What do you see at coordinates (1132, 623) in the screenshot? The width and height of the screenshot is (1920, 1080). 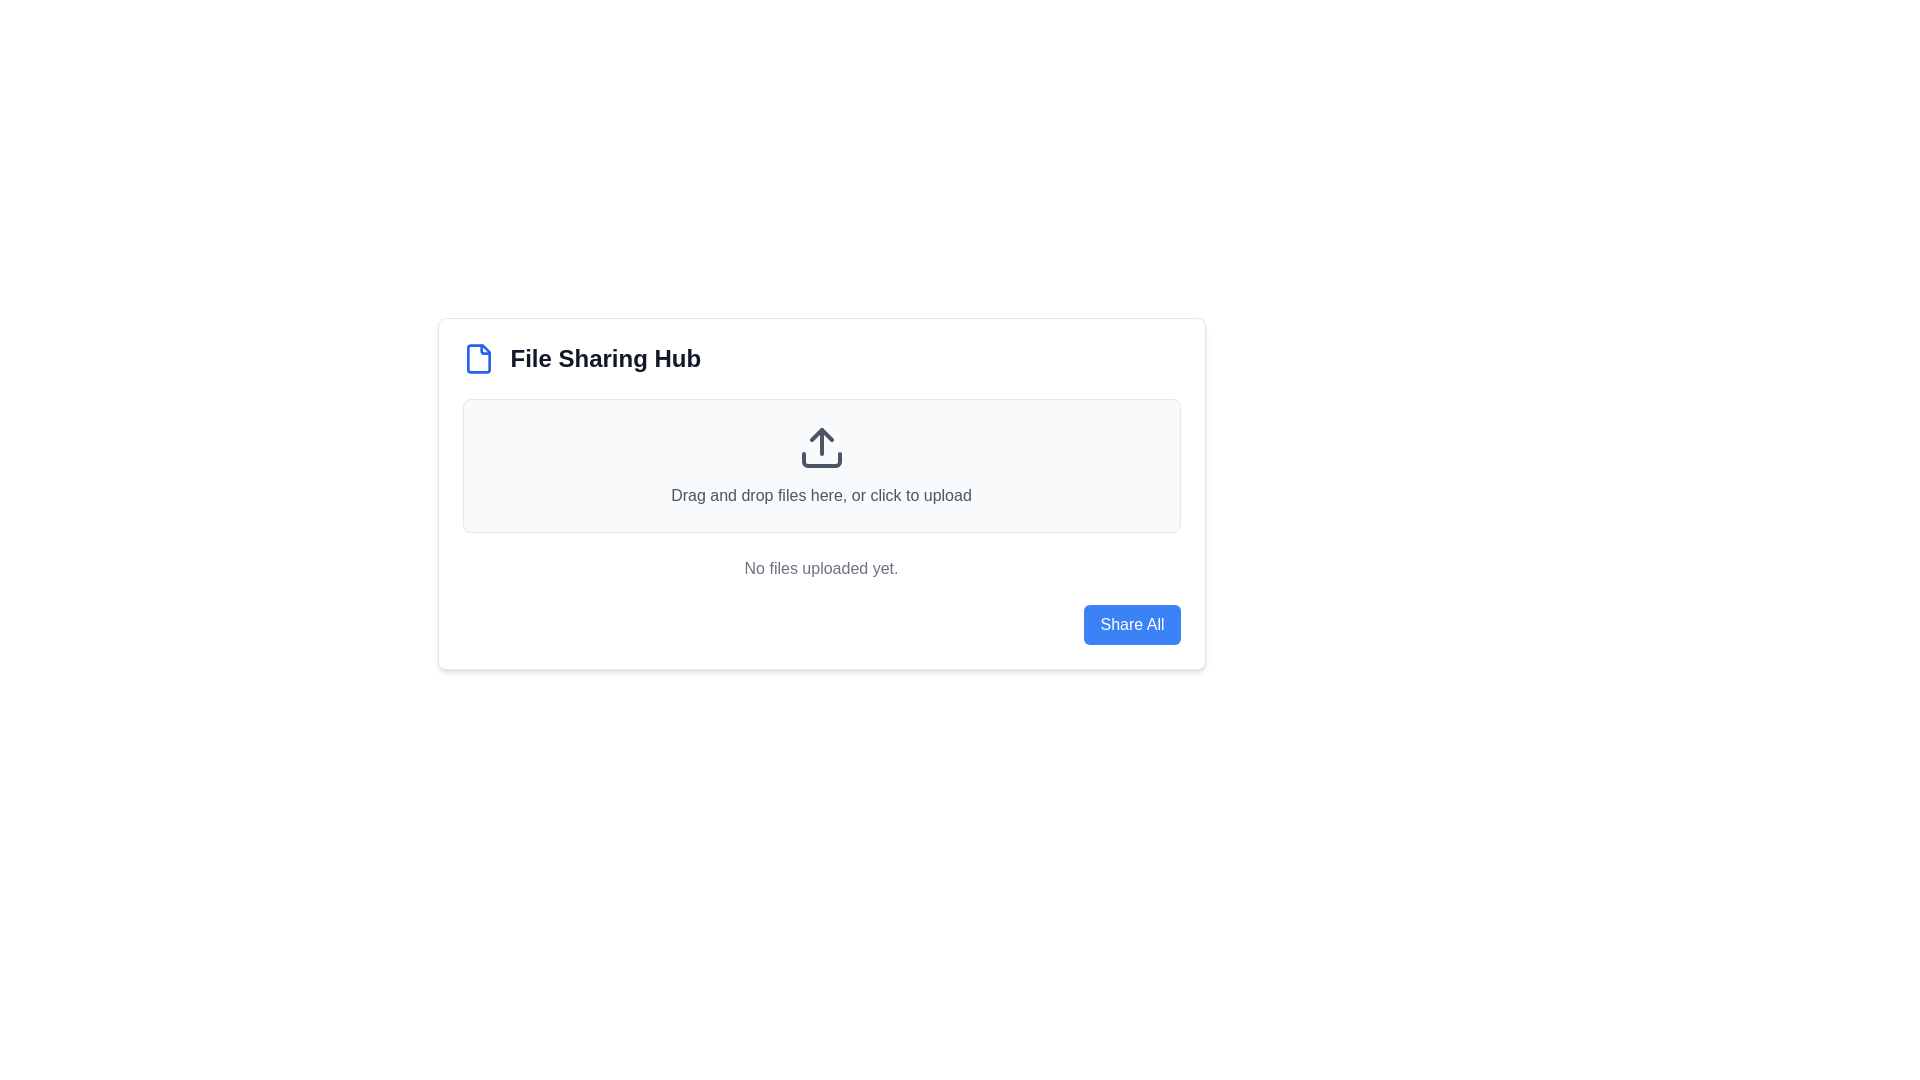 I see `the clickable button located at the bottom-right corner of the interface to observe the hover effects` at bounding box center [1132, 623].